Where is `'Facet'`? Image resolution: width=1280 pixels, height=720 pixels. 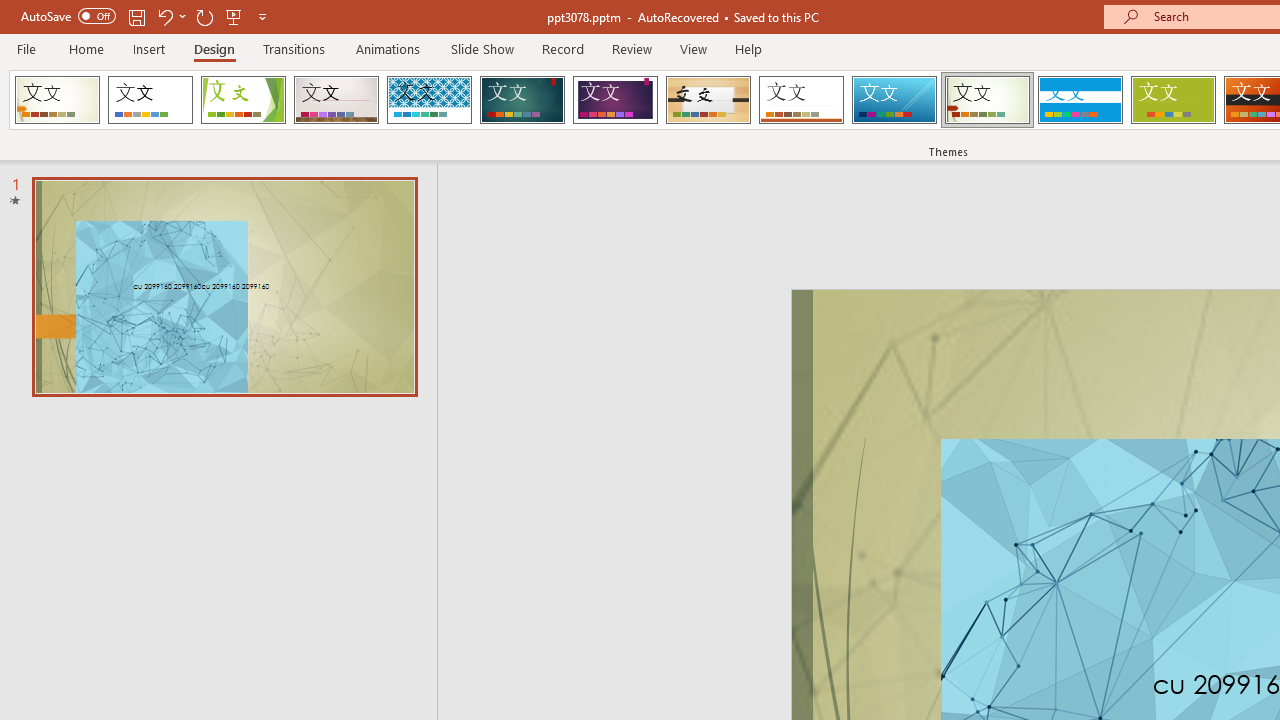 'Facet' is located at coordinates (242, 100).